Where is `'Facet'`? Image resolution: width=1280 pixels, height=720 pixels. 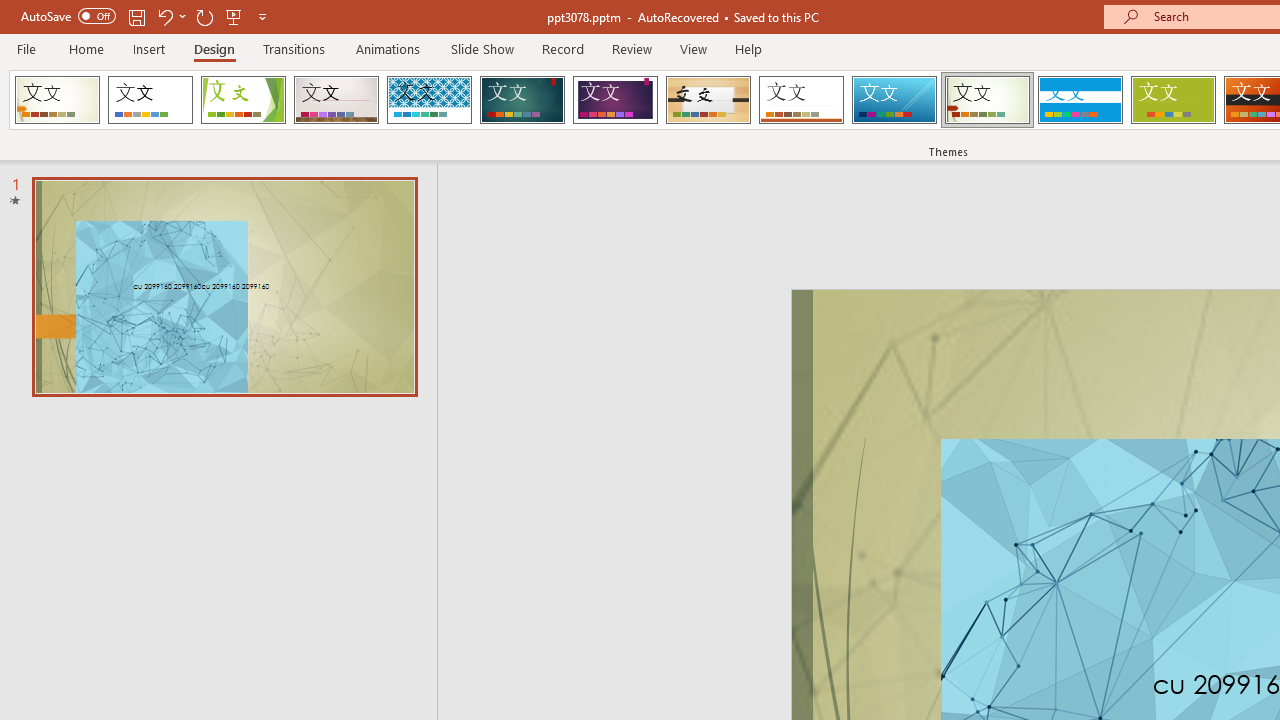 'Facet' is located at coordinates (242, 100).